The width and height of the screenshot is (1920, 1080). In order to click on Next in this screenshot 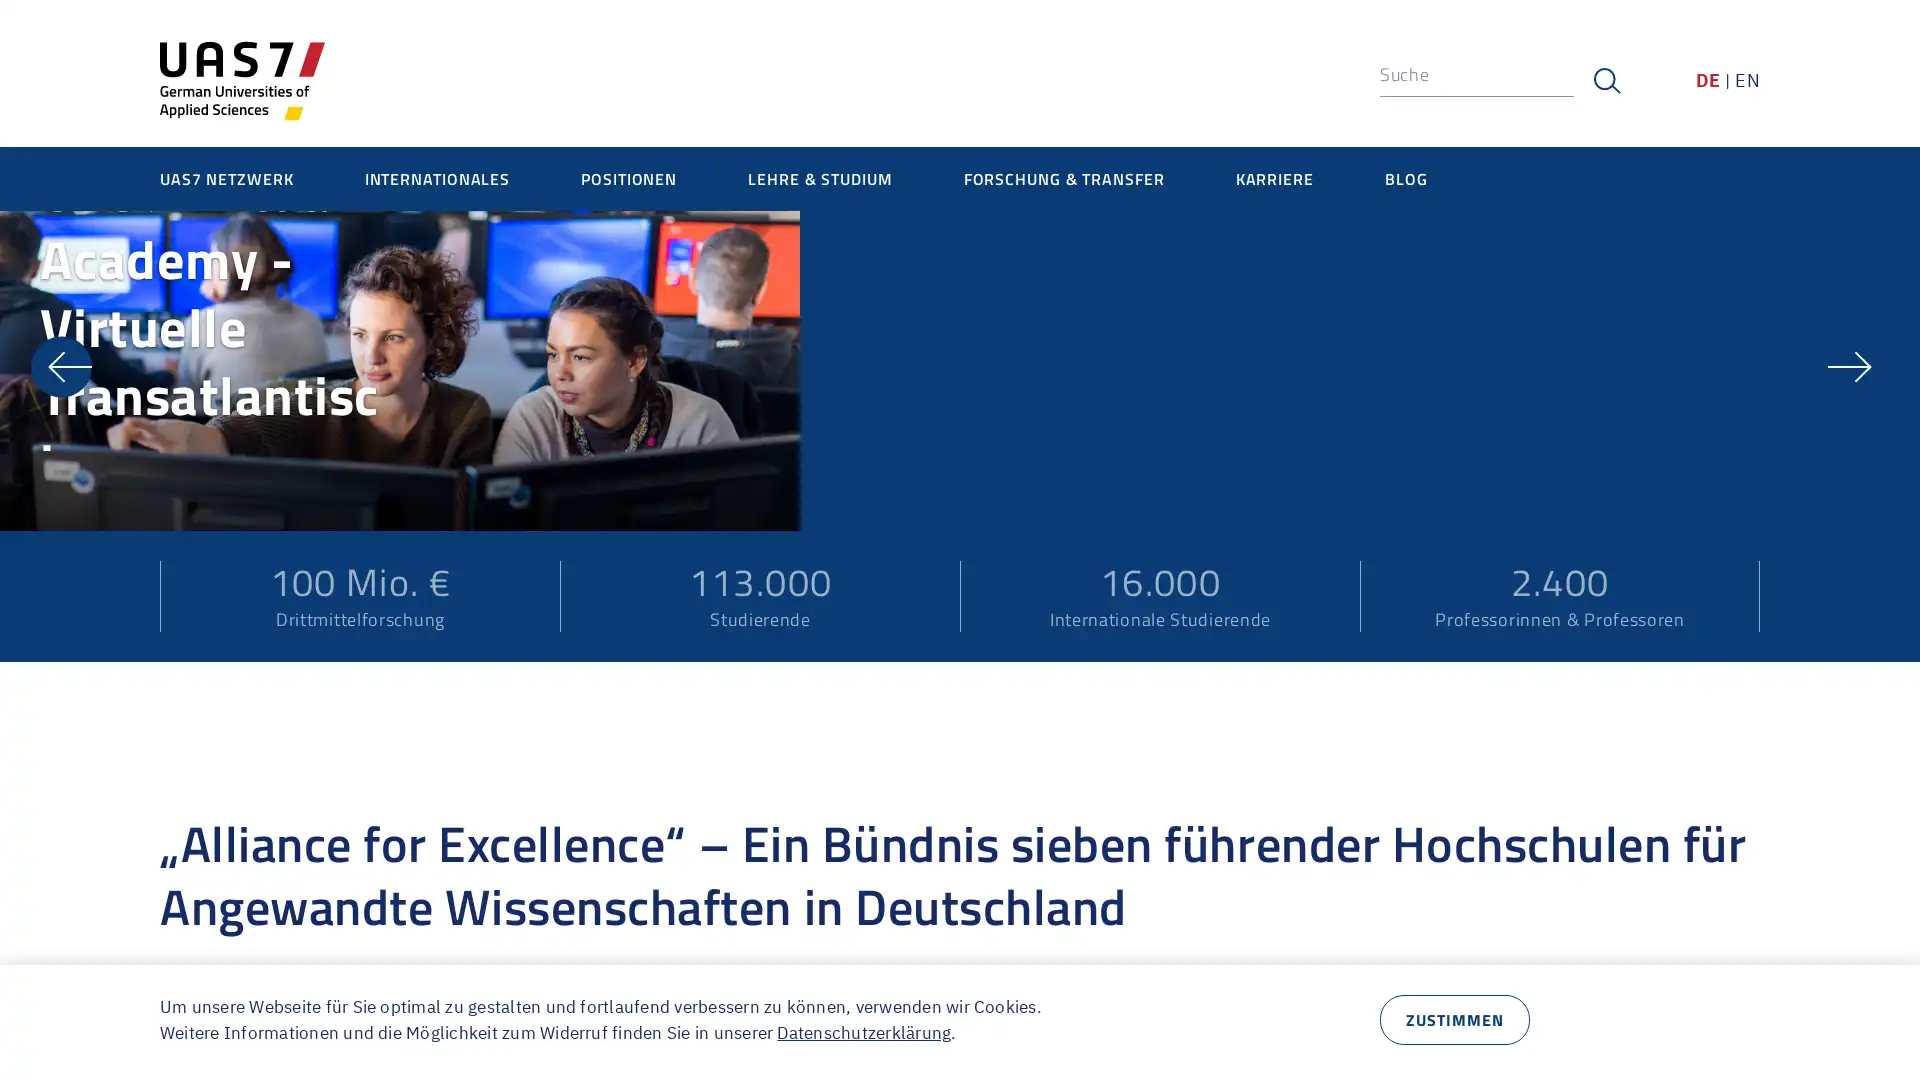, I will do `click(1857, 589)`.